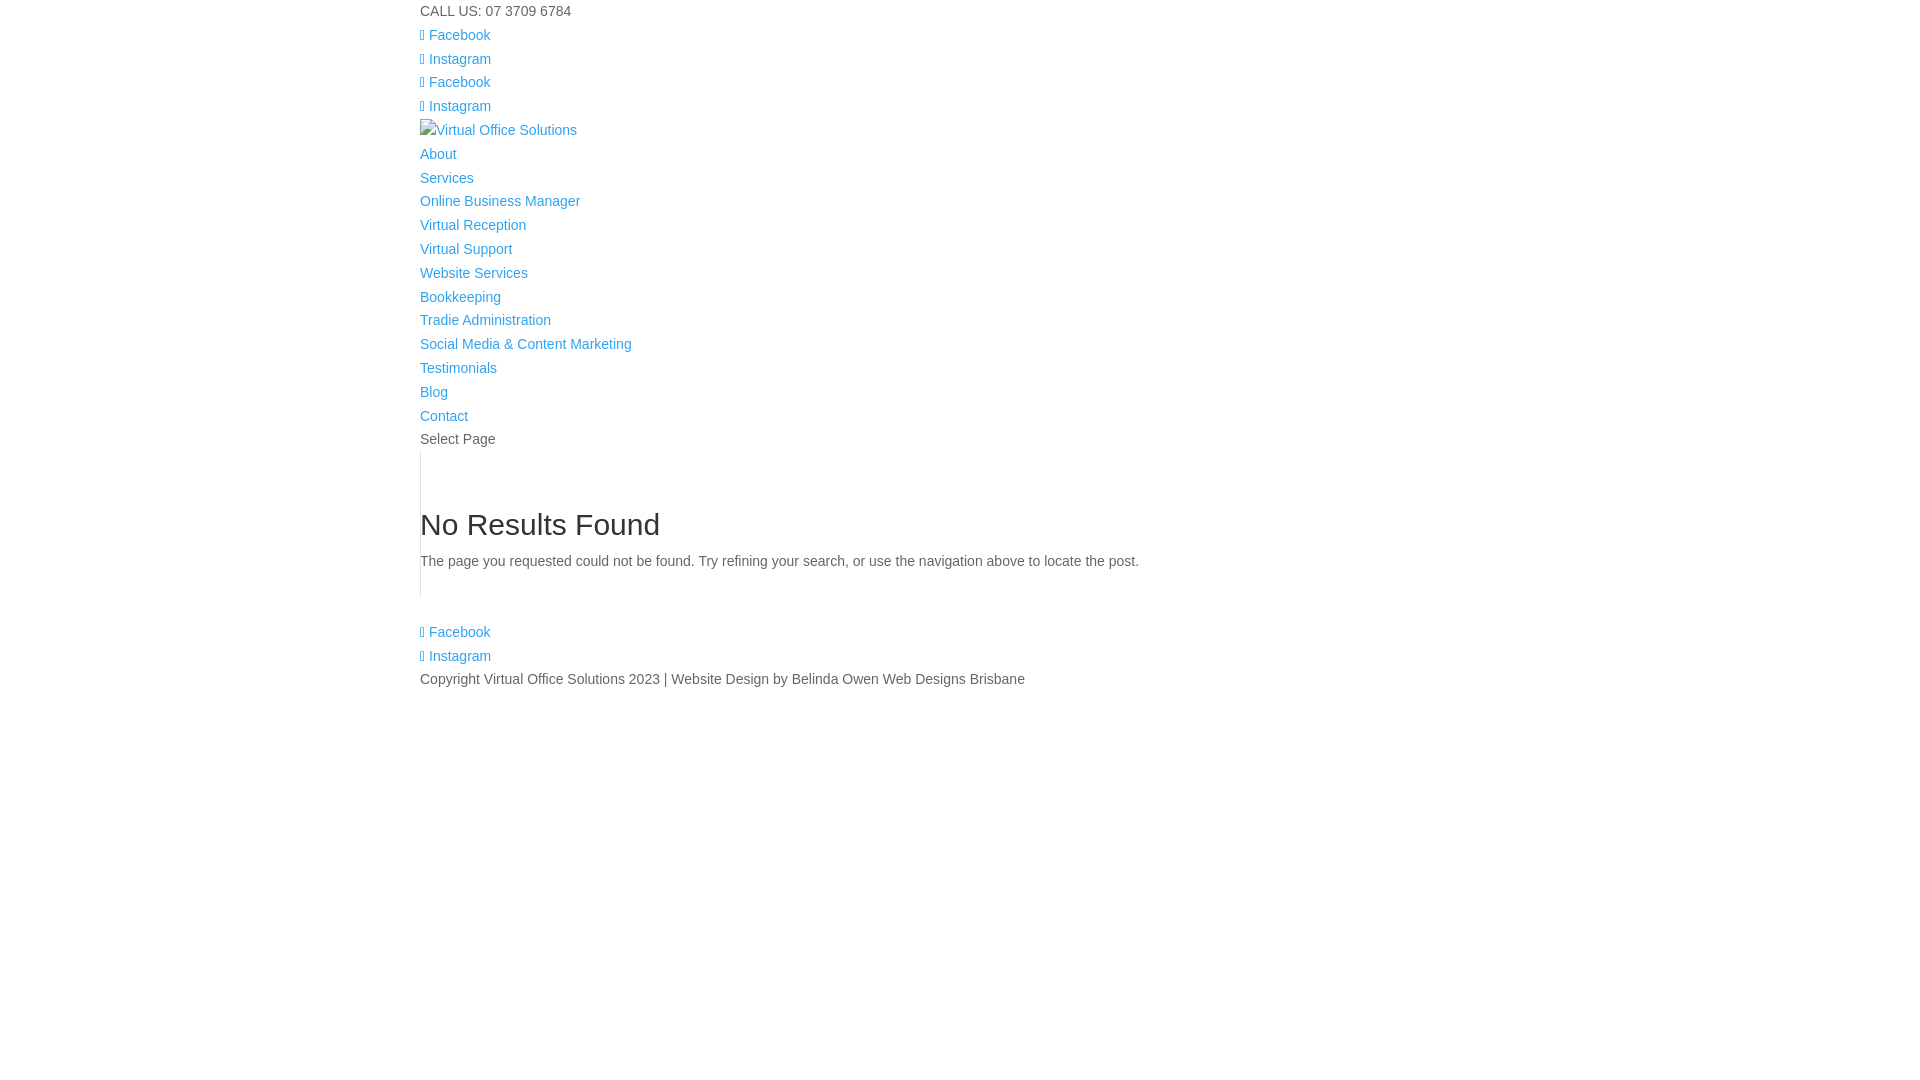 This screenshot has height=1080, width=1920. What do you see at coordinates (454, 57) in the screenshot?
I see `'Instagram'` at bounding box center [454, 57].